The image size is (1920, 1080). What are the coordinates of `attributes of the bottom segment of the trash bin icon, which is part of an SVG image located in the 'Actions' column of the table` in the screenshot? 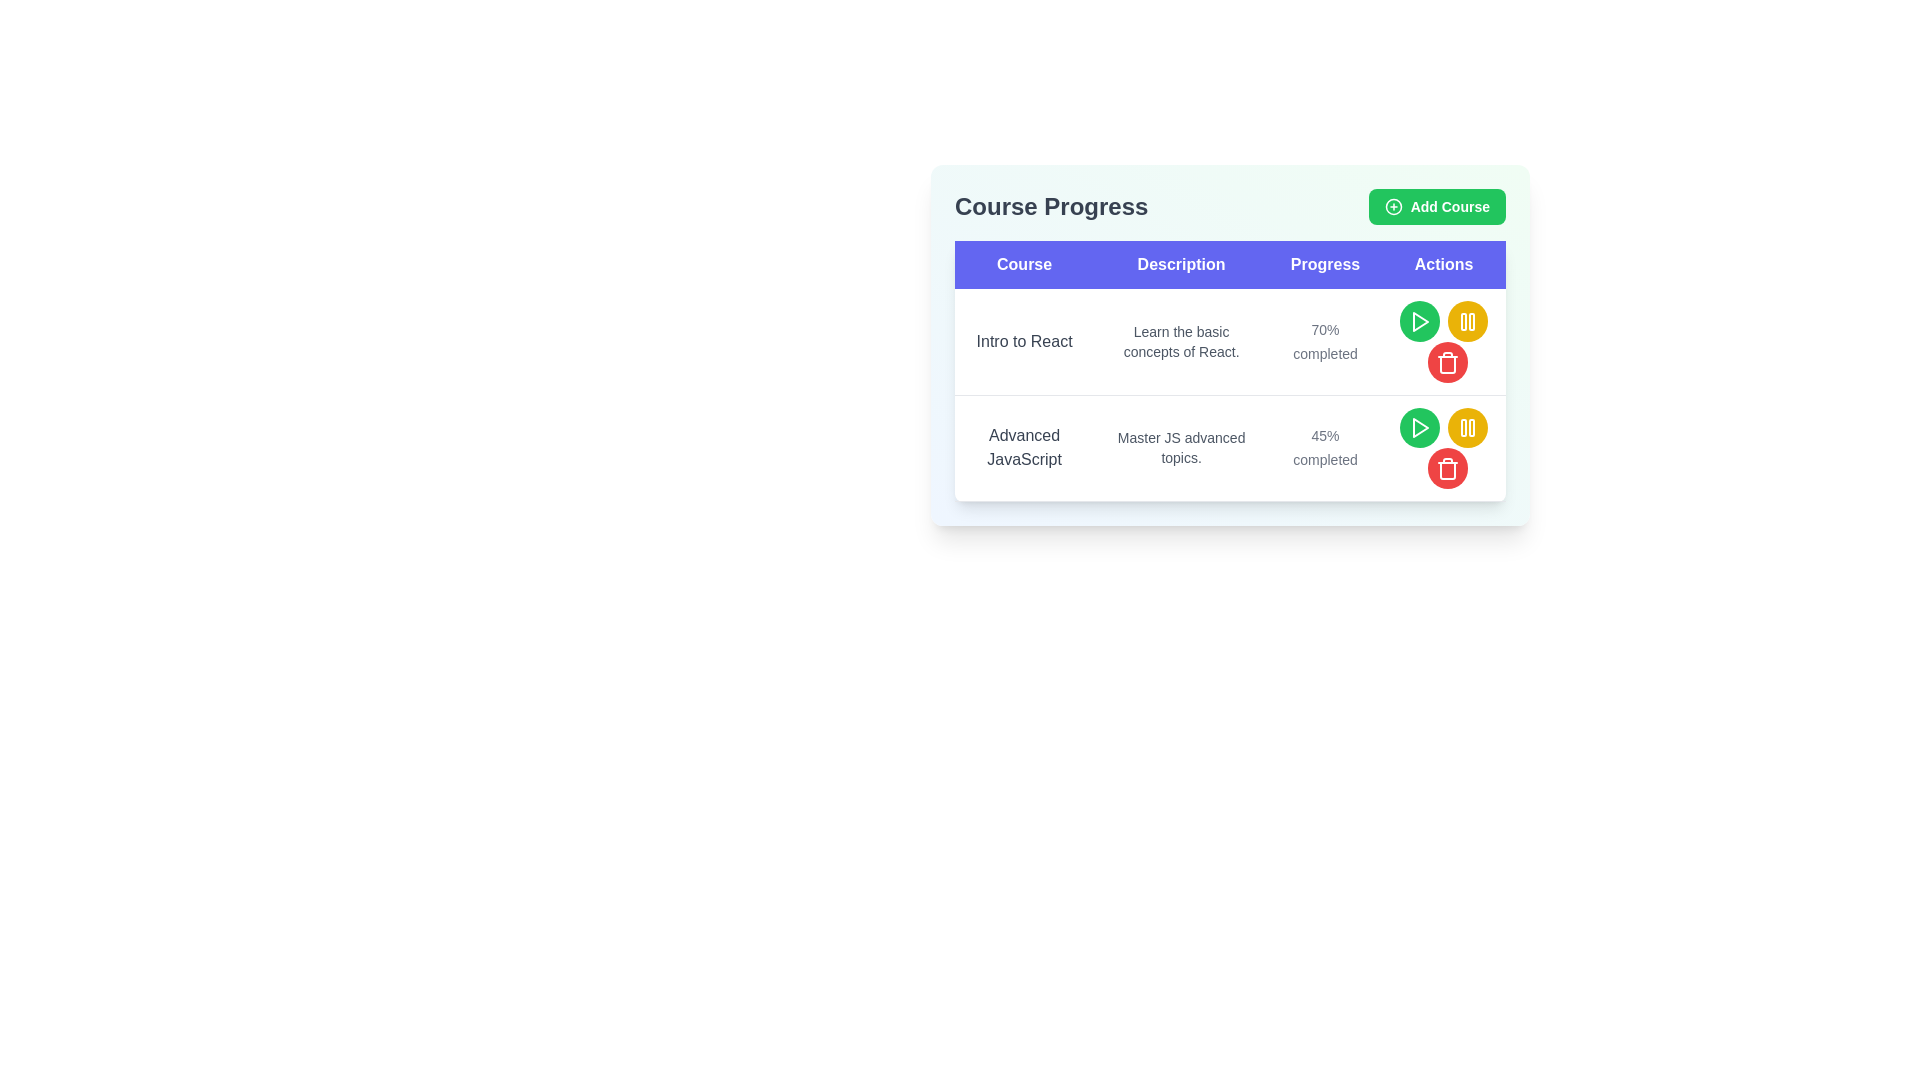 It's located at (1448, 471).